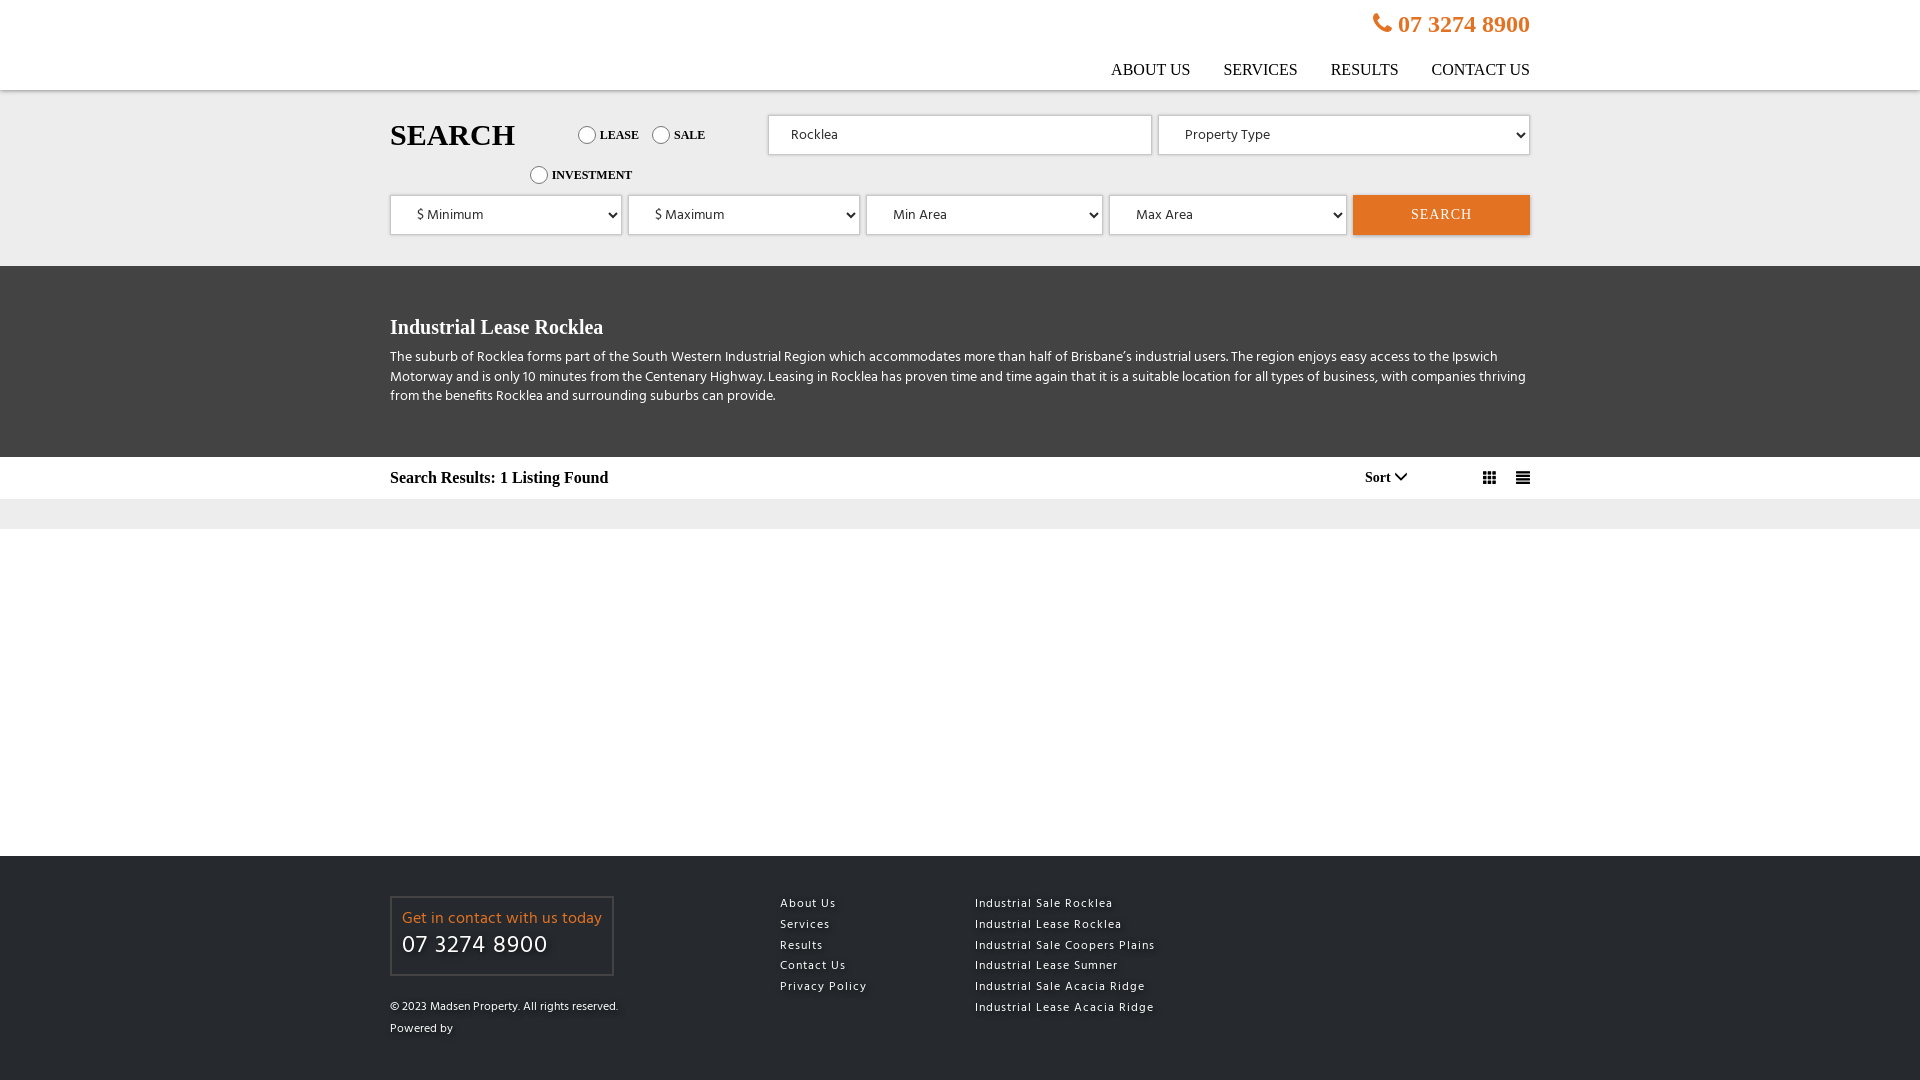  I want to click on '07 3274 8900', so click(1451, 23).